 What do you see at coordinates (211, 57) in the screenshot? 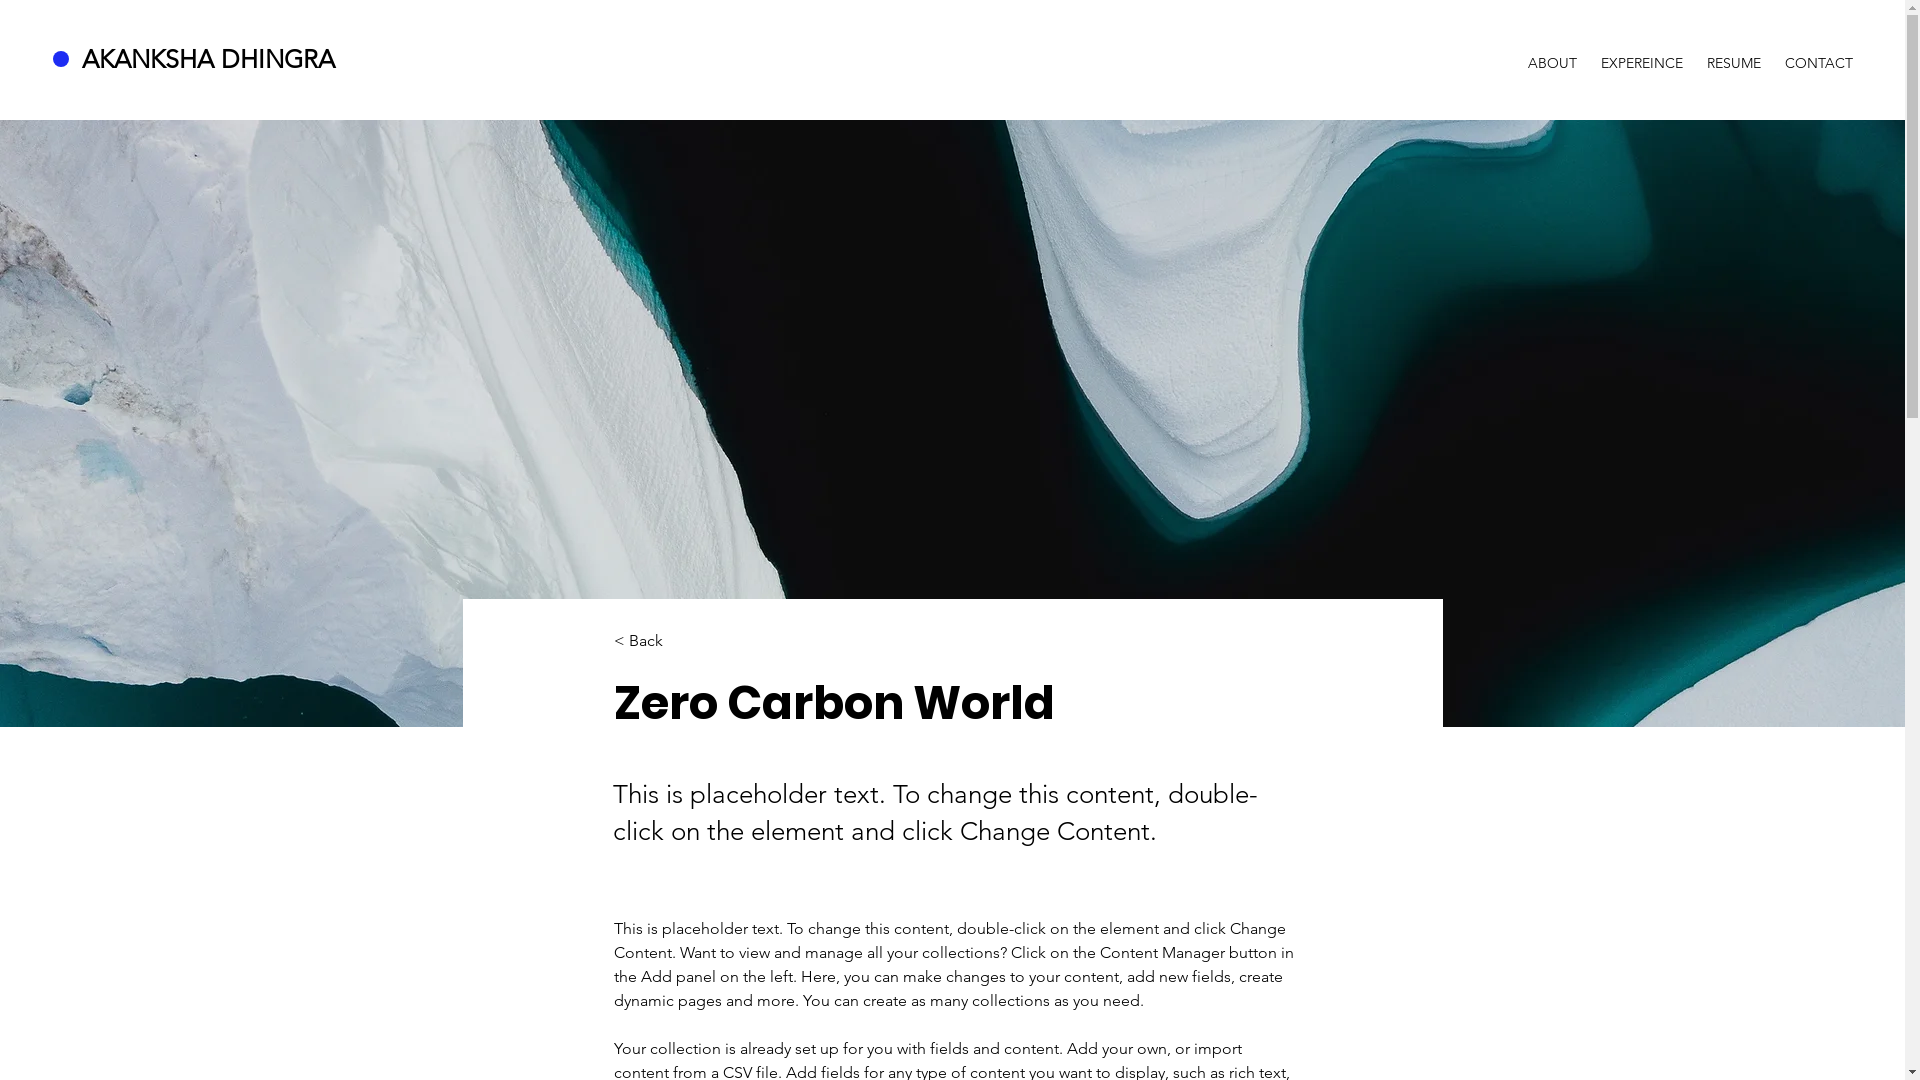
I see `'AKANKSHA DHINGRA '` at bounding box center [211, 57].